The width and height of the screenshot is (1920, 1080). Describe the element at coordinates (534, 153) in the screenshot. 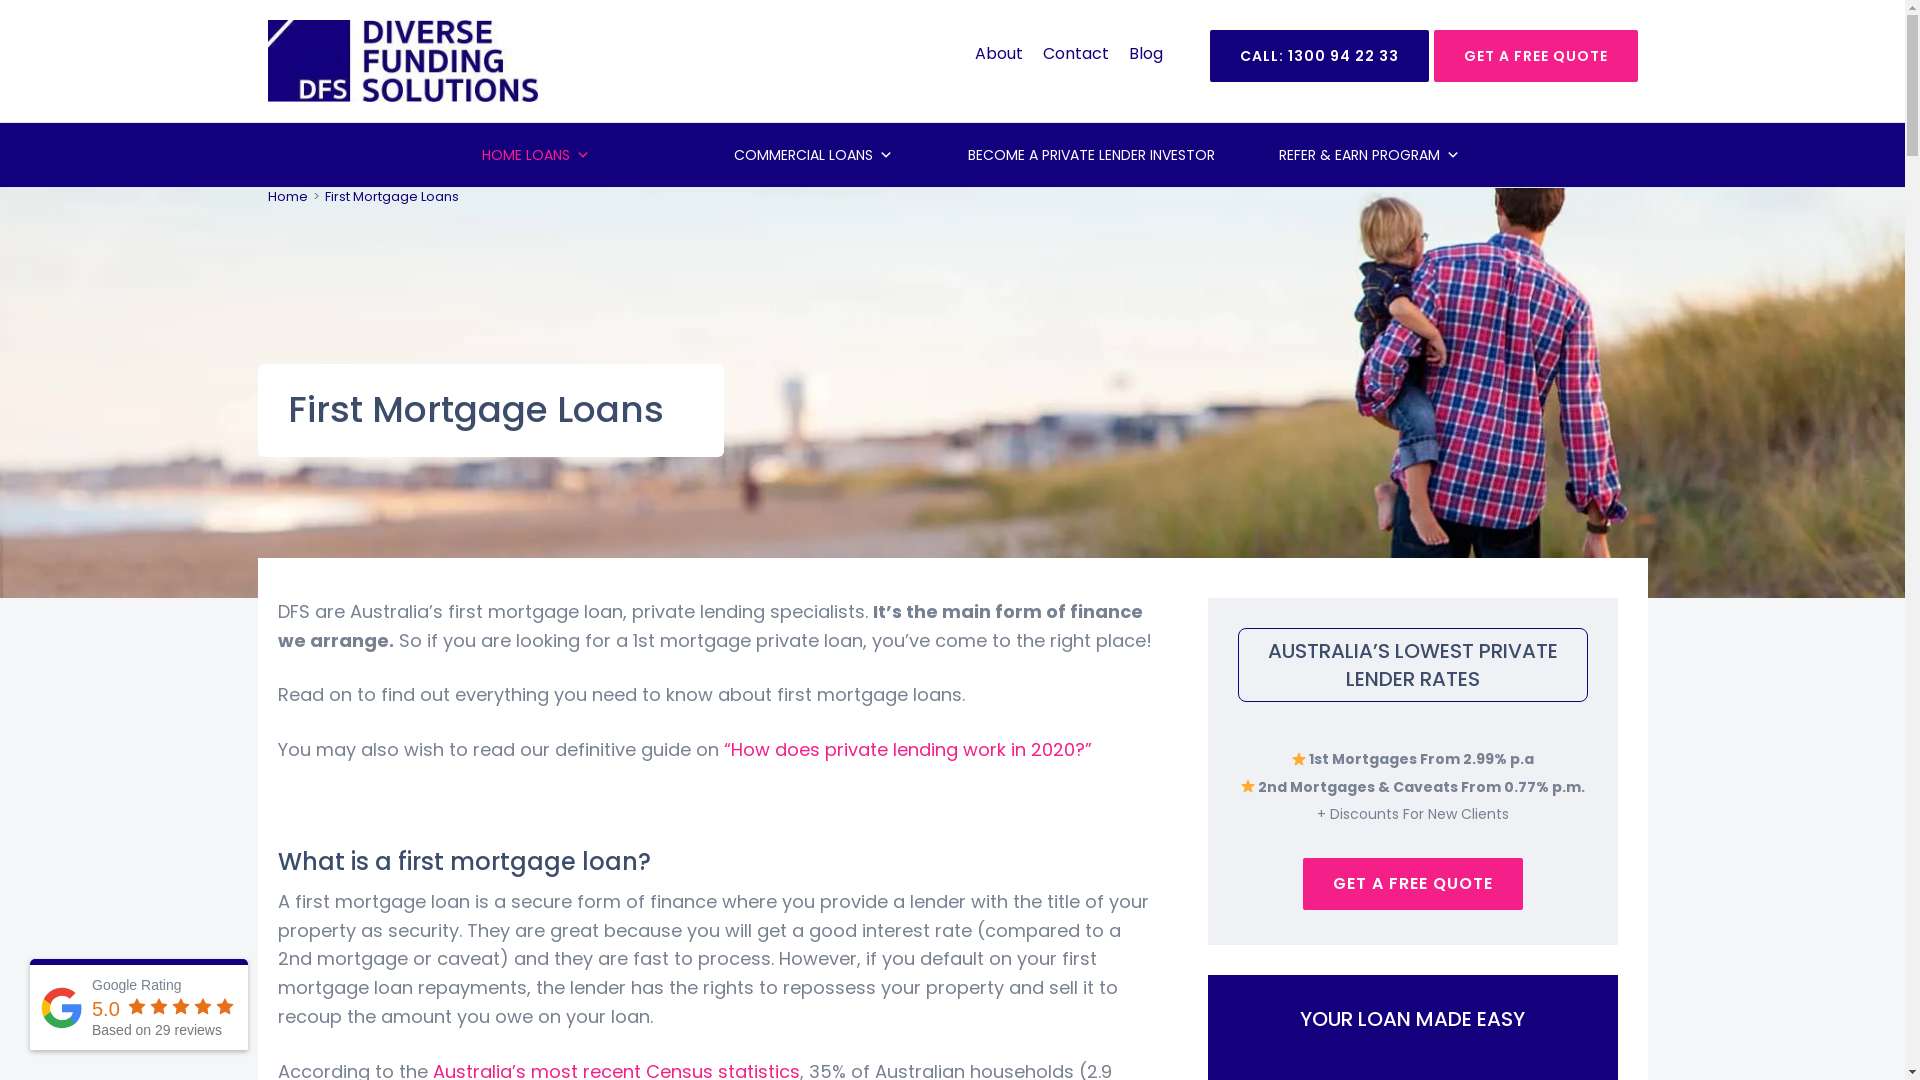

I see `'HOME LOANS'` at that location.